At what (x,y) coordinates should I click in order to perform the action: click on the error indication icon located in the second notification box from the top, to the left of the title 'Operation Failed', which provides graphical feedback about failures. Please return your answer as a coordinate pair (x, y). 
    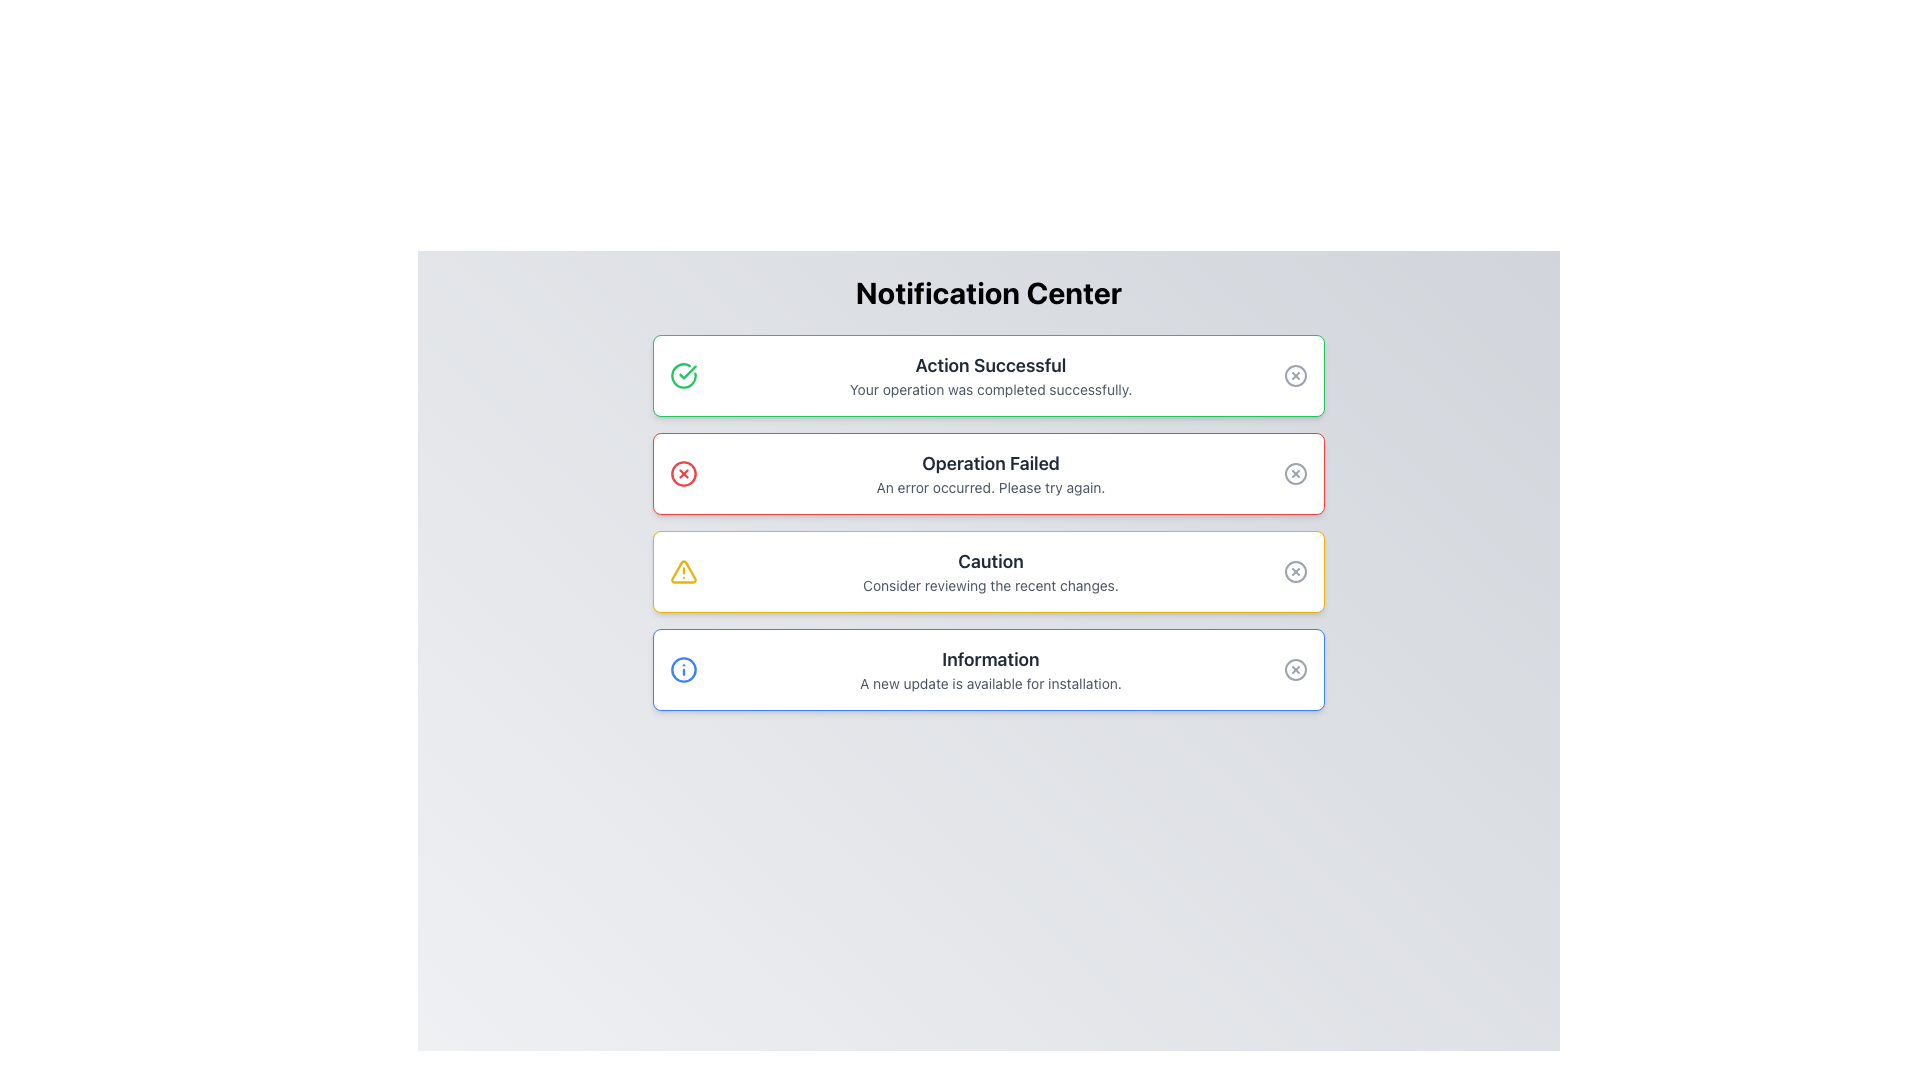
    Looking at the image, I should click on (684, 474).